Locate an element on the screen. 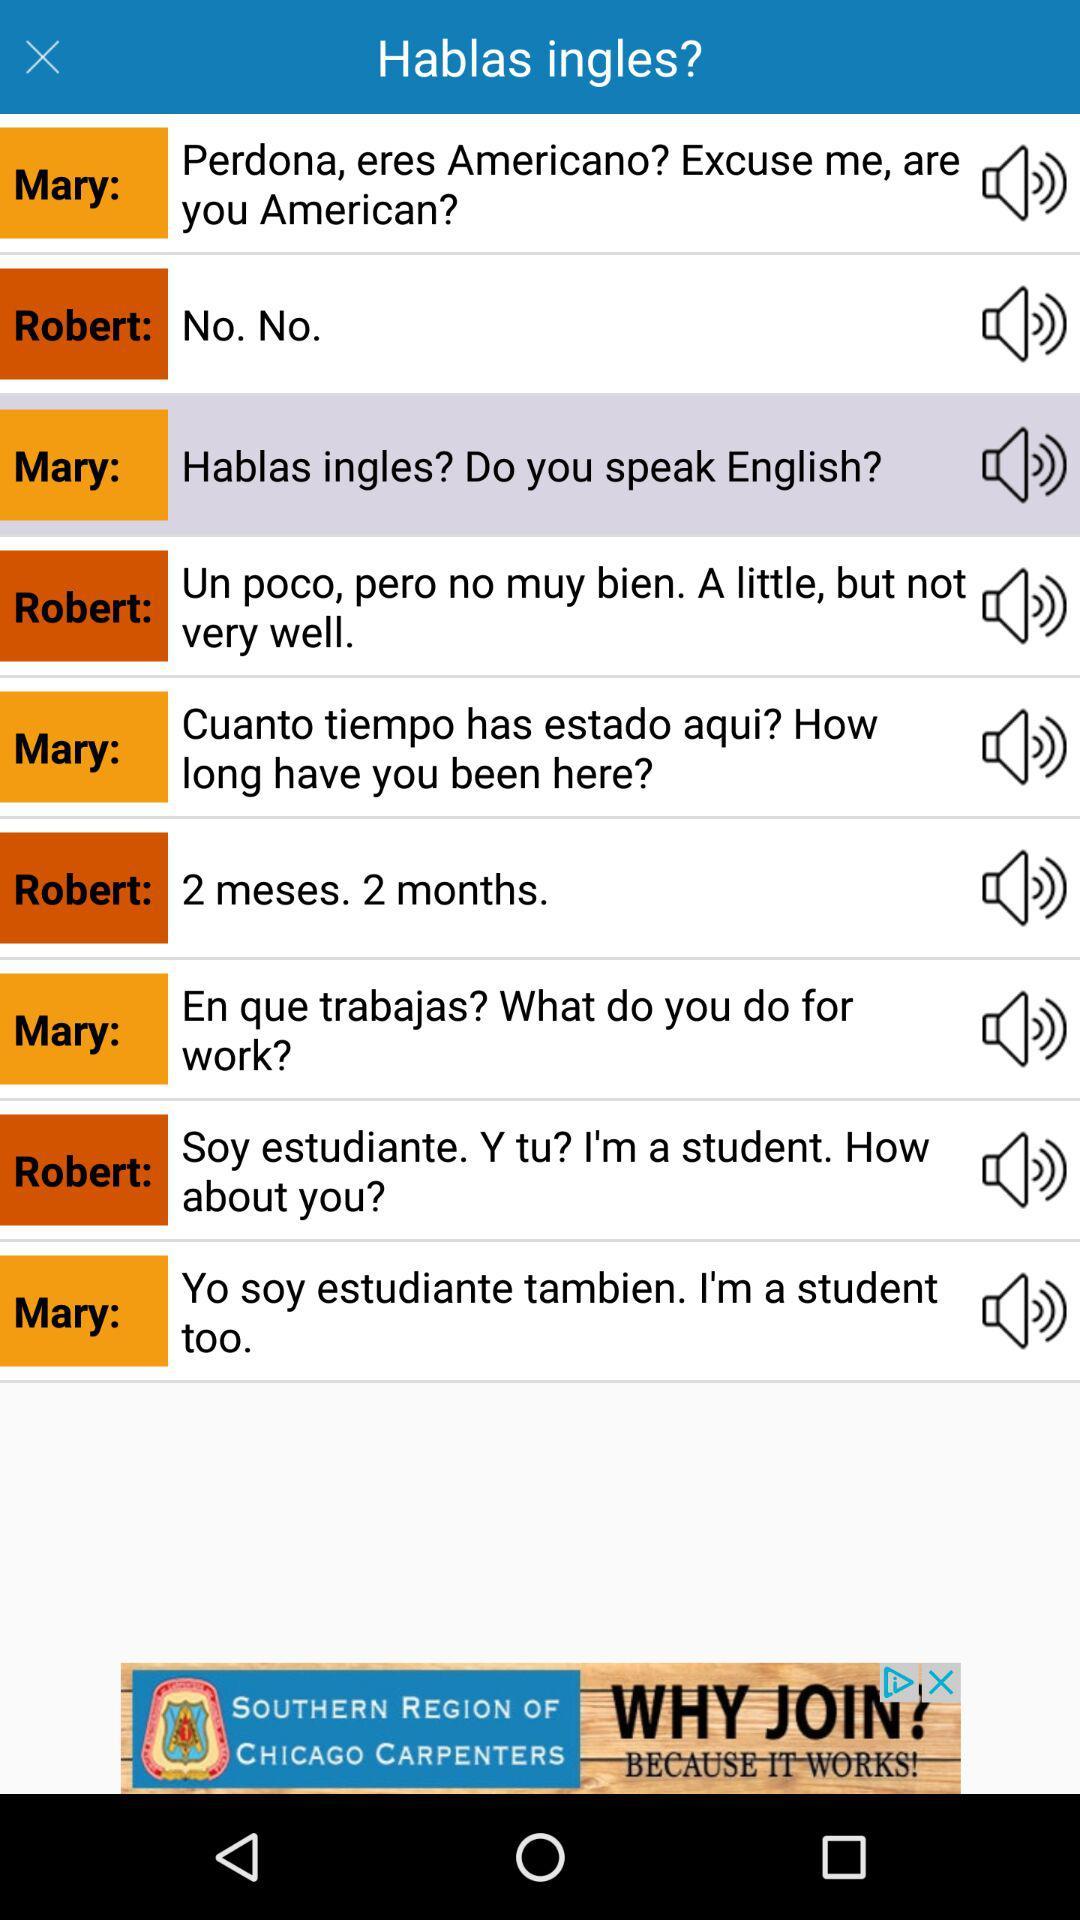  audio is located at coordinates (1024, 746).